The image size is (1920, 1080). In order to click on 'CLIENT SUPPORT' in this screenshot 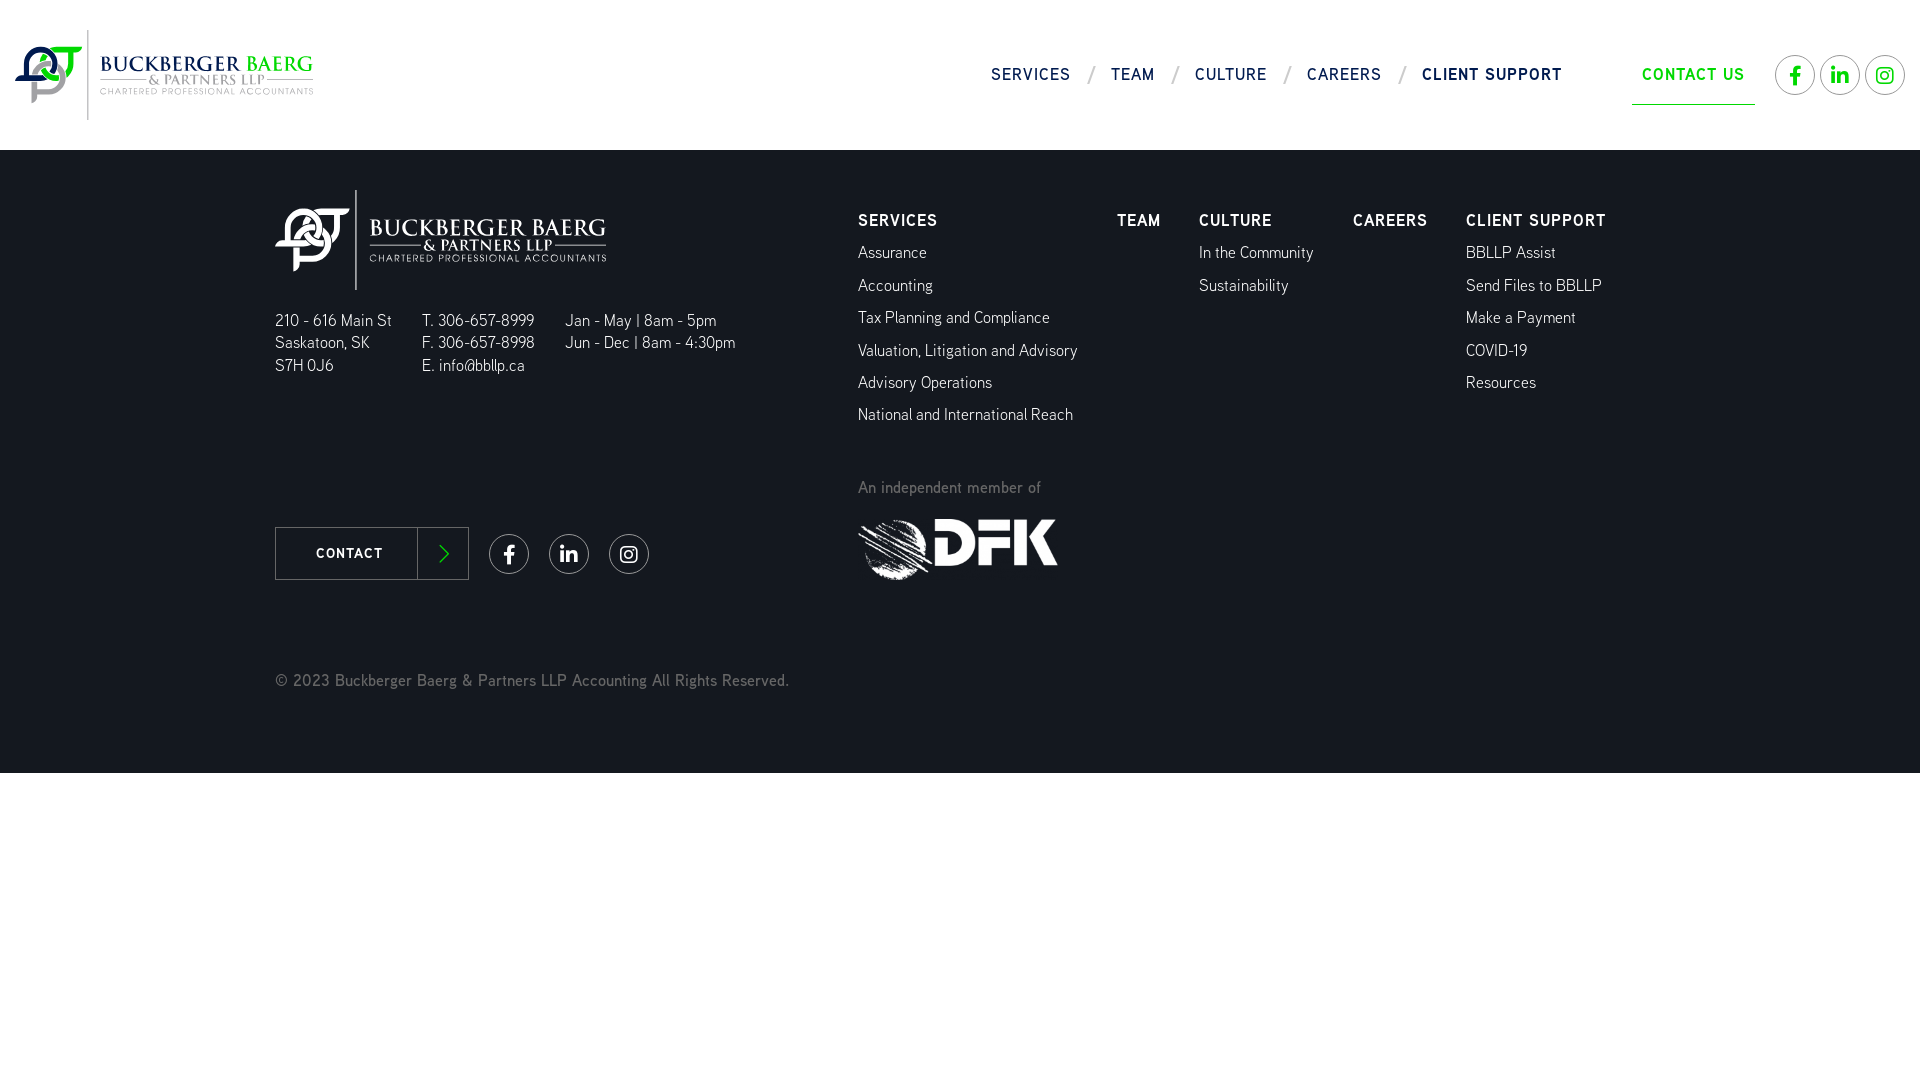, I will do `click(1492, 73)`.